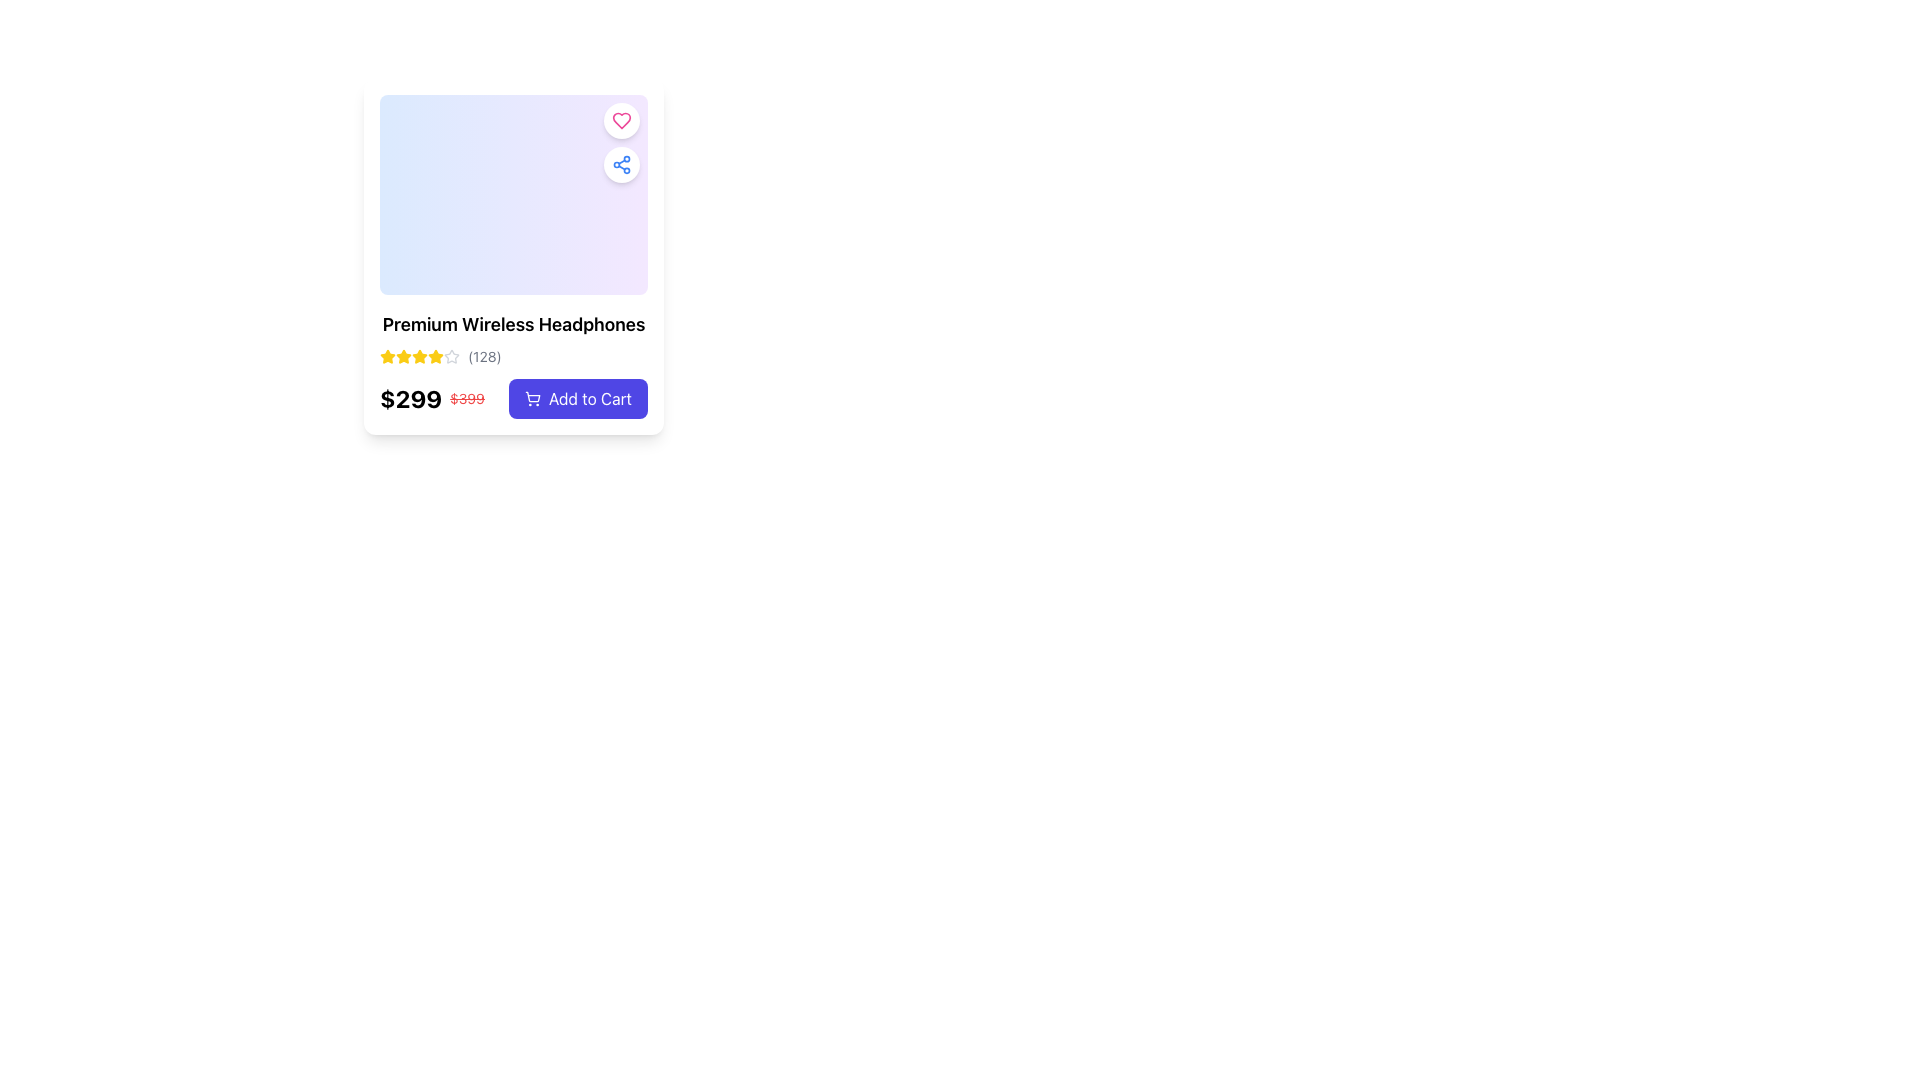 The height and width of the screenshot is (1080, 1920). I want to click on original price text element indicating the price before discount, which is positioned to the right of the text '$299' and above the 'Add to Cart' button, so click(466, 398).